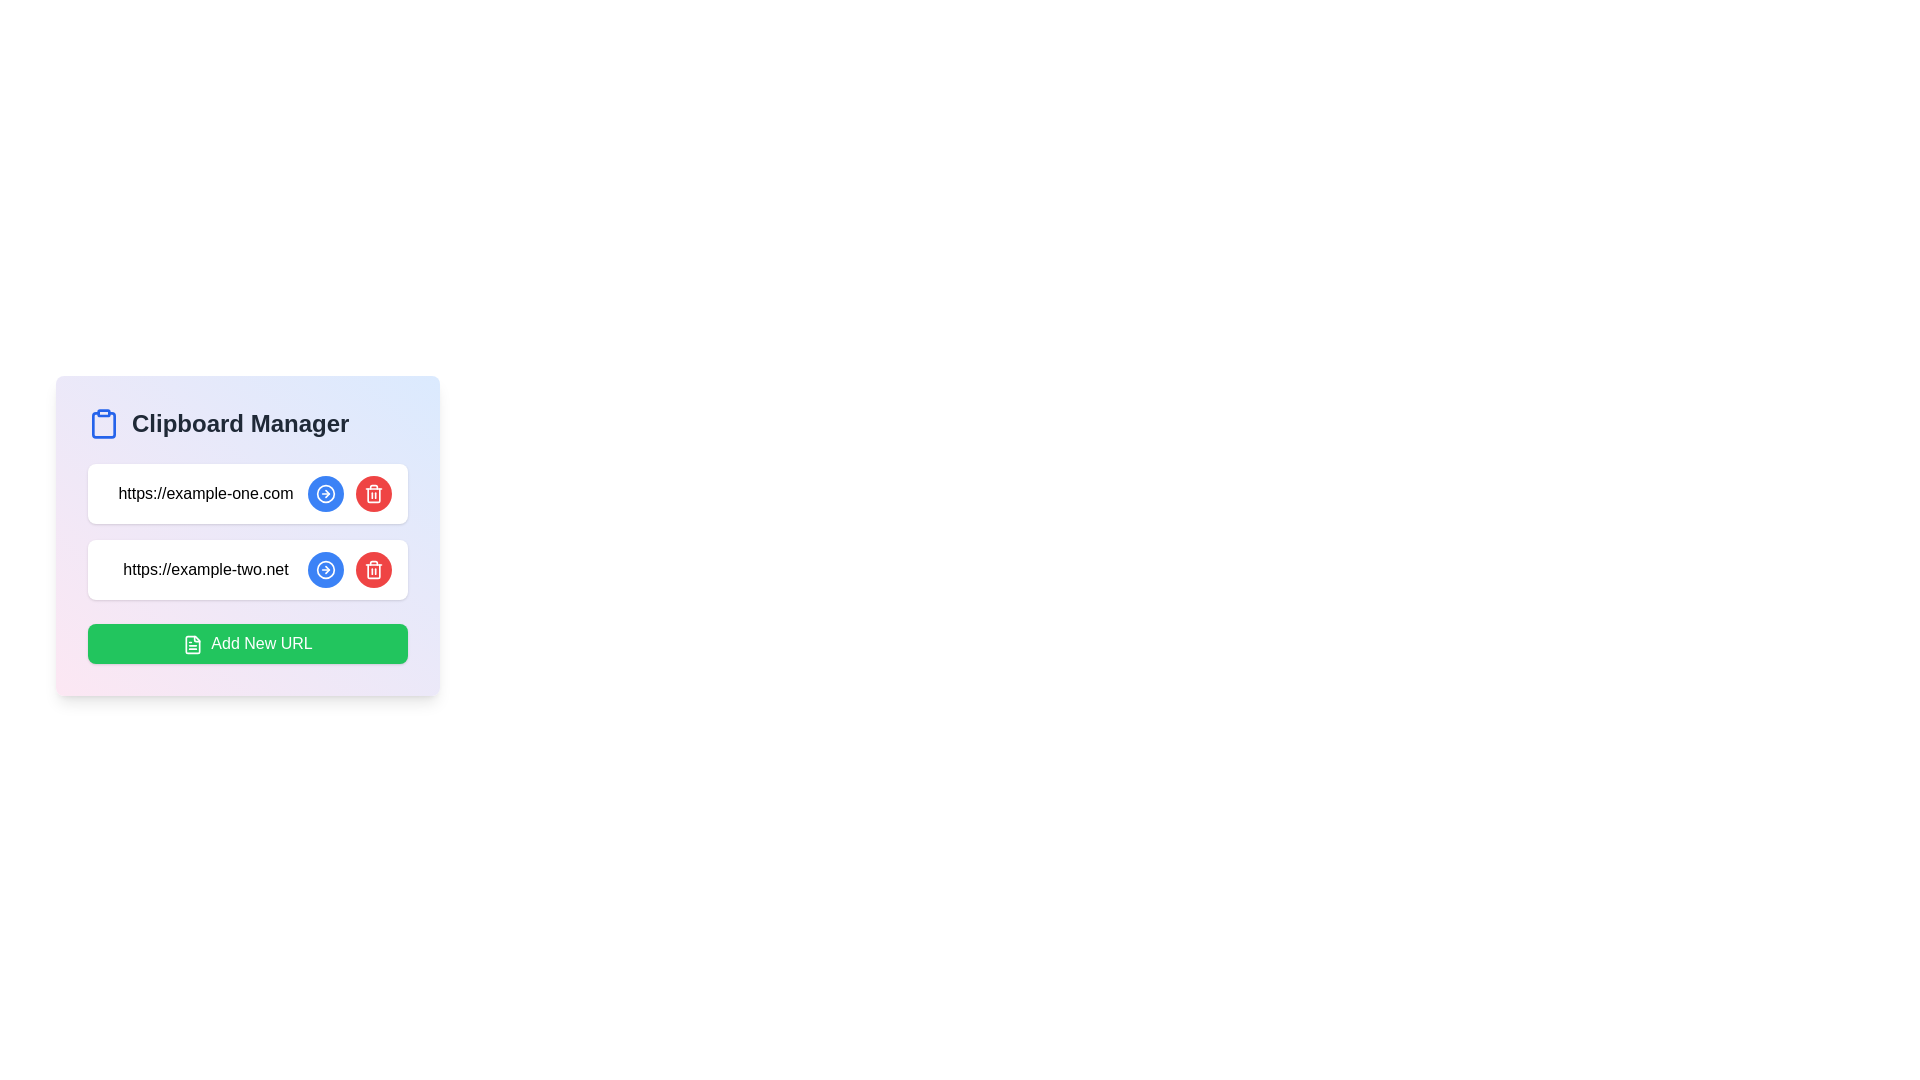 The width and height of the screenshot is (1920, 1080). What do you see at coordinates (193, 644) in the screenshot?
I see `the icon that resembles a document or file with text lines inside, located on the left side of the green button labeled 'Add New URL'` at bounding box center [193, 644].